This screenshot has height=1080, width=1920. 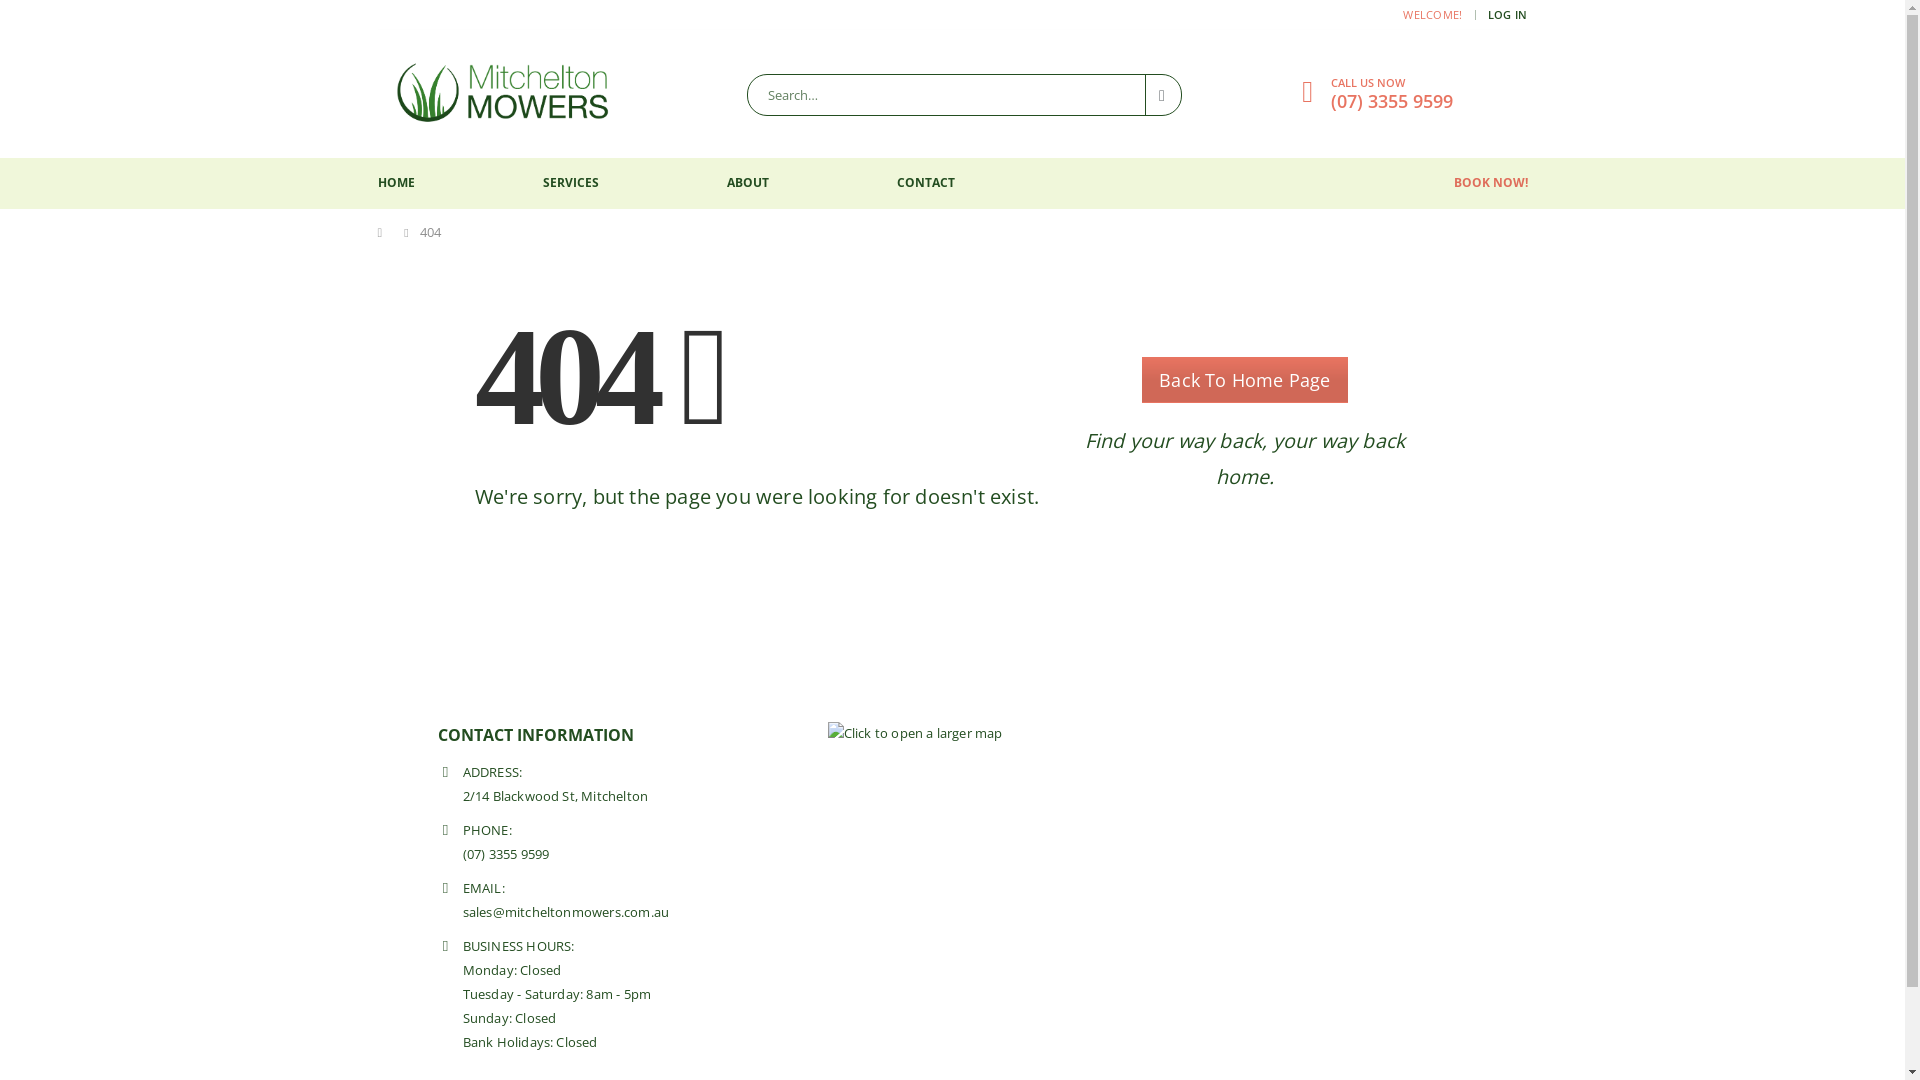 I want to click on 'Click to open a larger map', so click(x=914, y=732).